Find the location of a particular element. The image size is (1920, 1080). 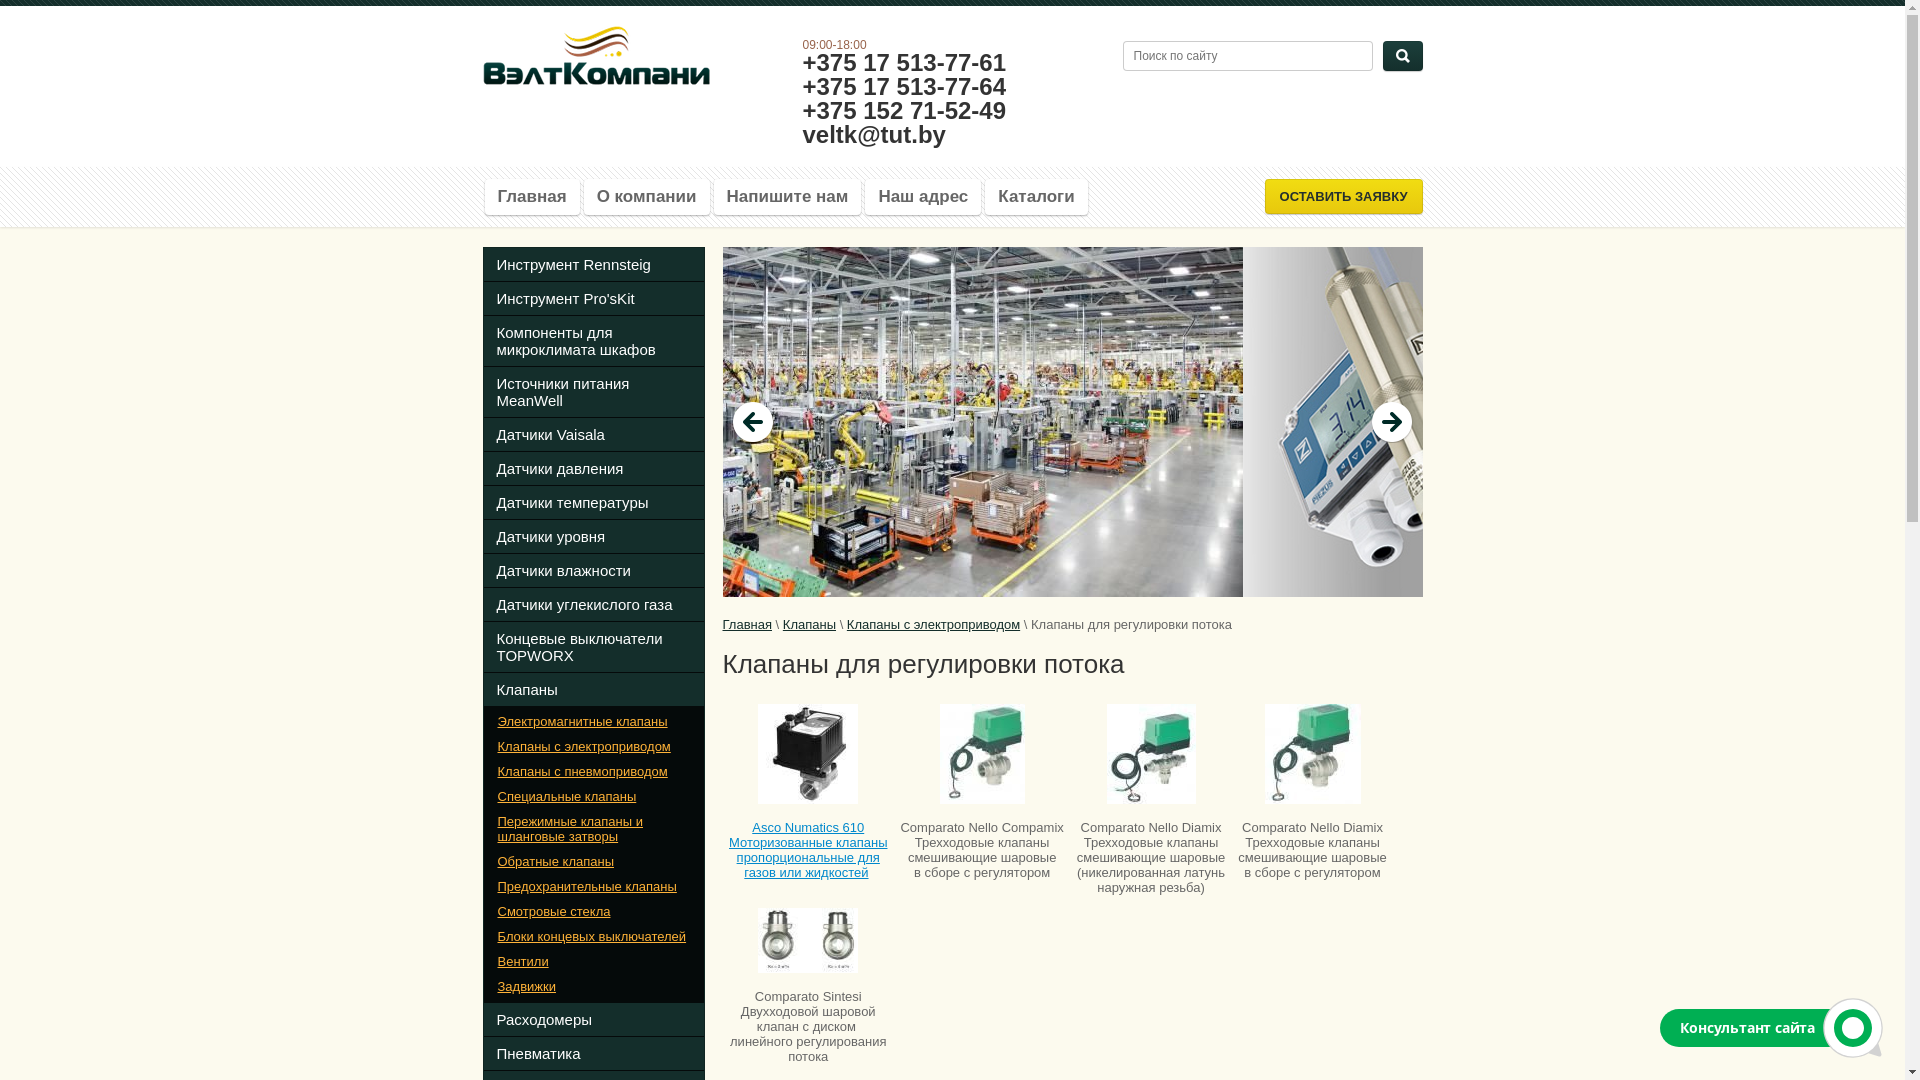

'Prev' is located at coordinates (752, 420).